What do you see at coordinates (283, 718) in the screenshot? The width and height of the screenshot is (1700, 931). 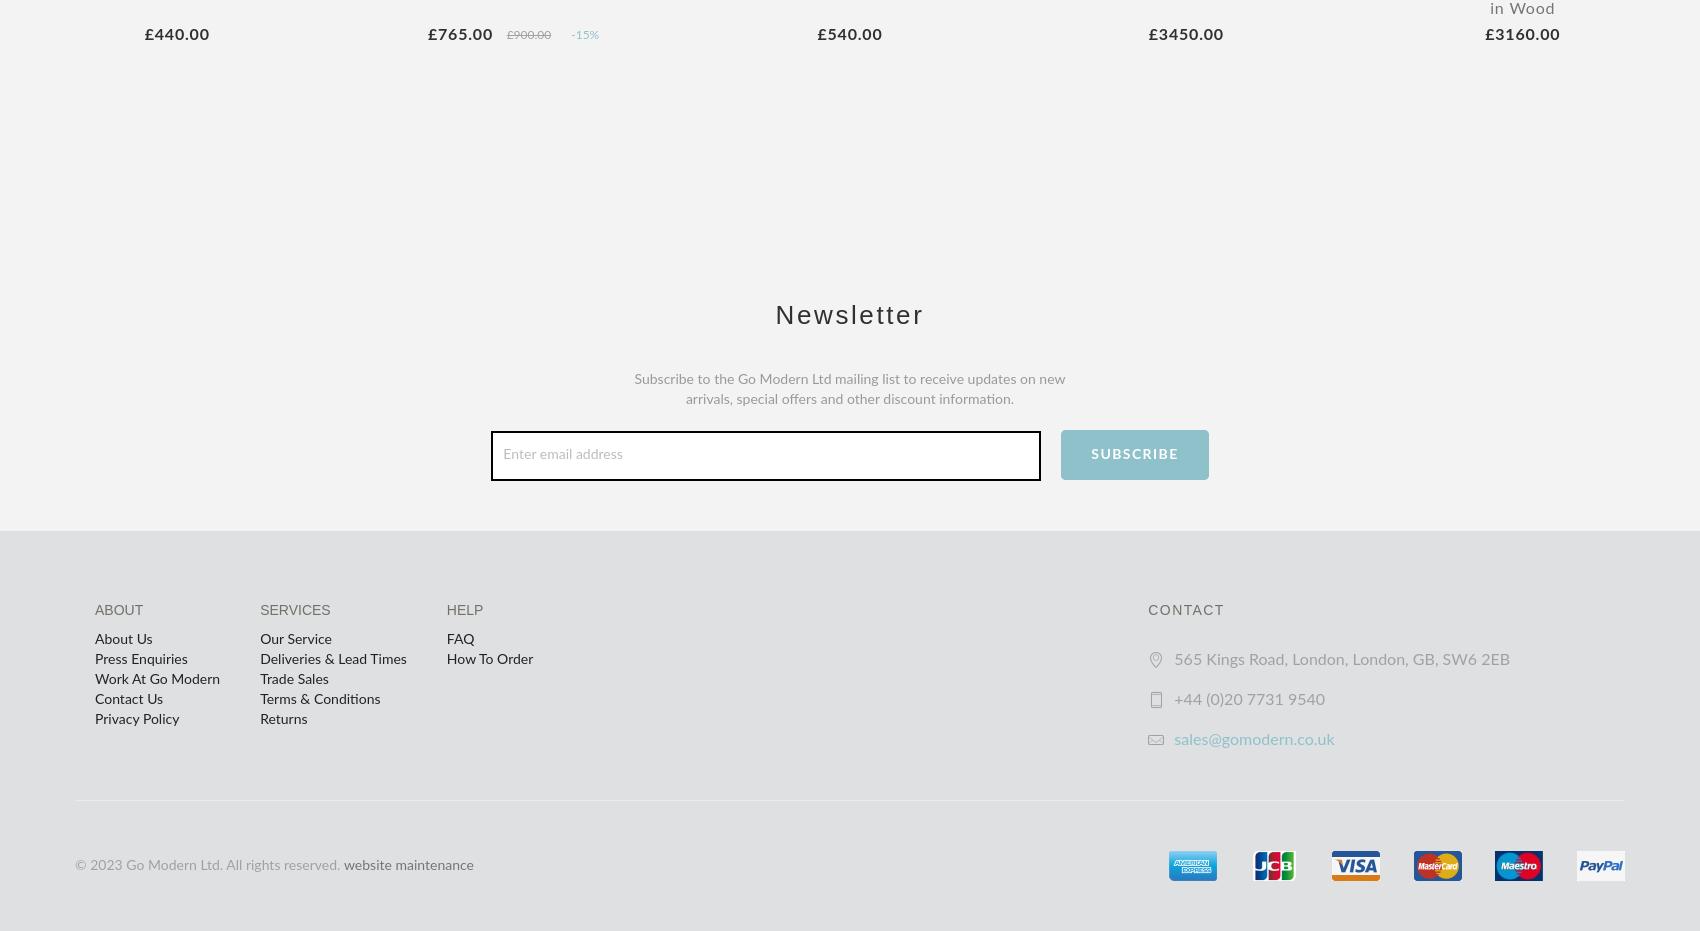 I see `'Returns'` at bounding box center [283, 718].